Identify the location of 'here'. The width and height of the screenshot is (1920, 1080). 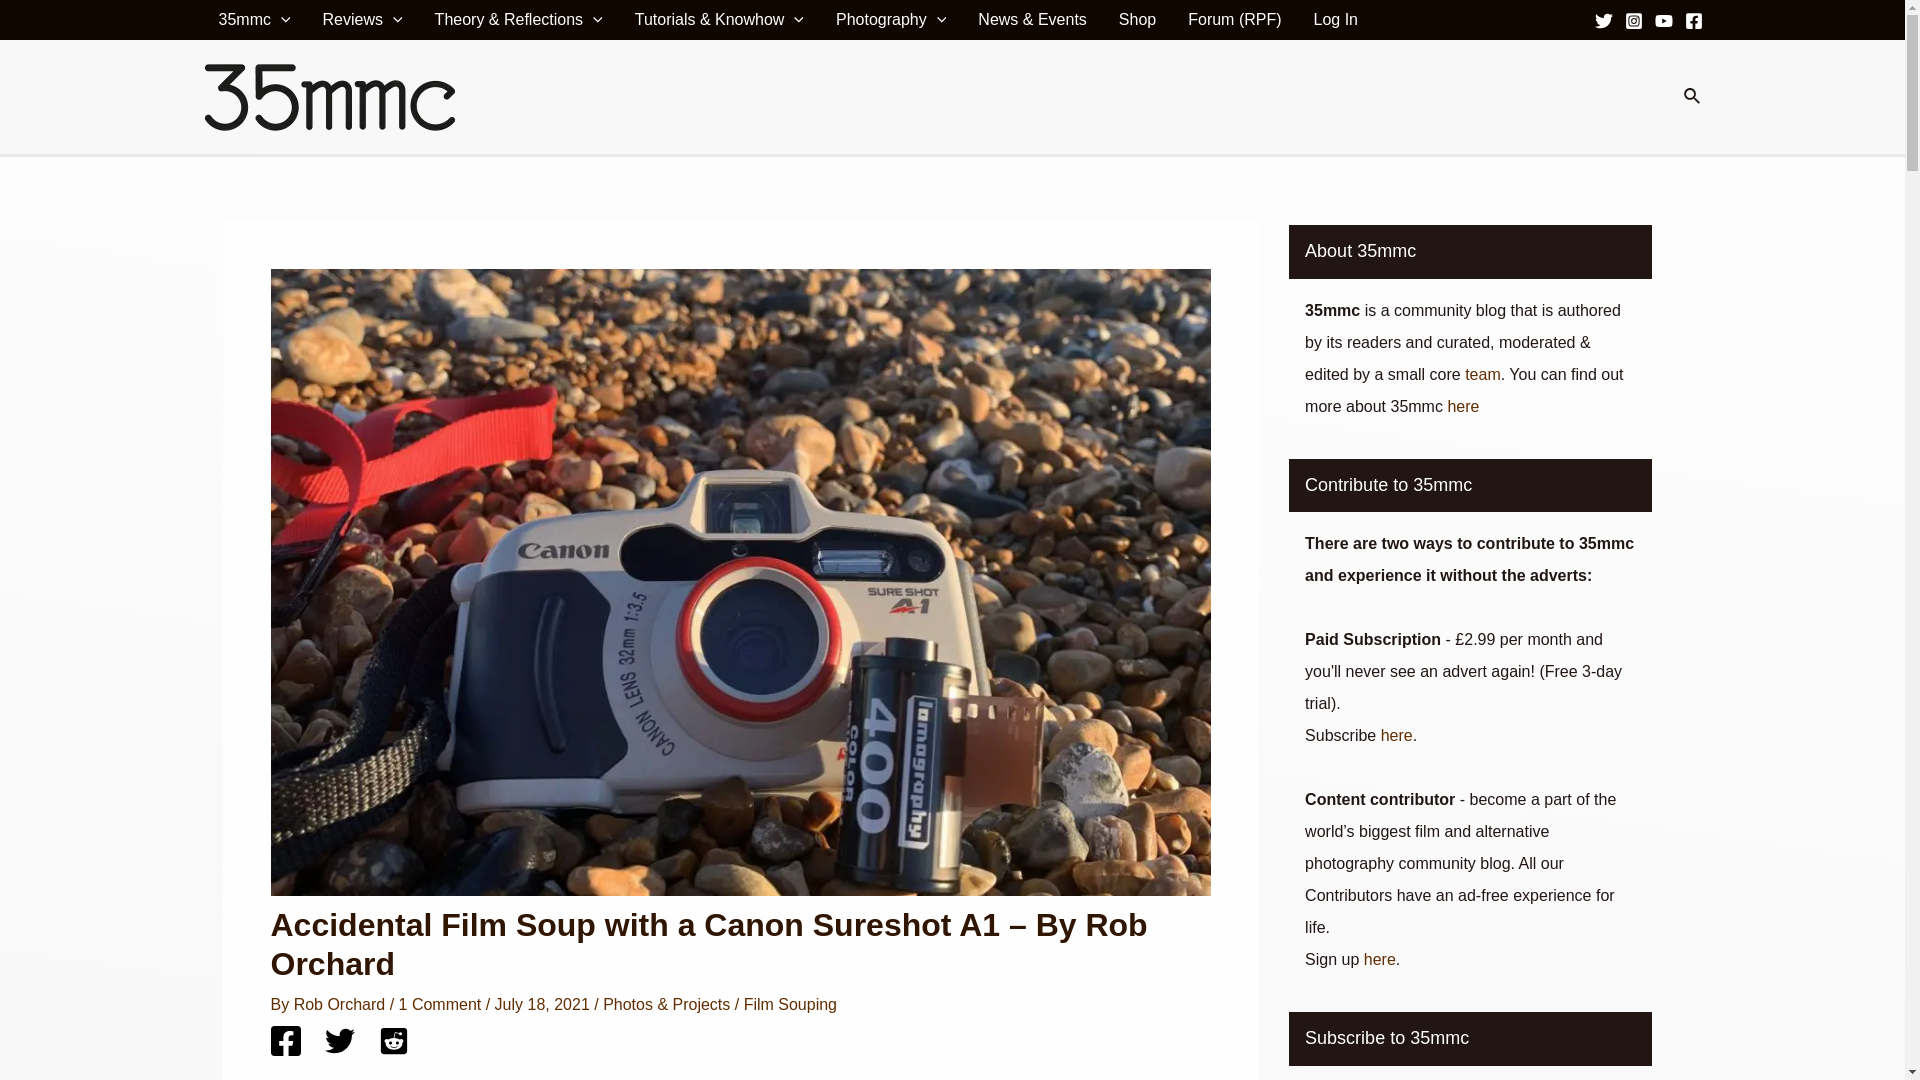
(1463, 405).